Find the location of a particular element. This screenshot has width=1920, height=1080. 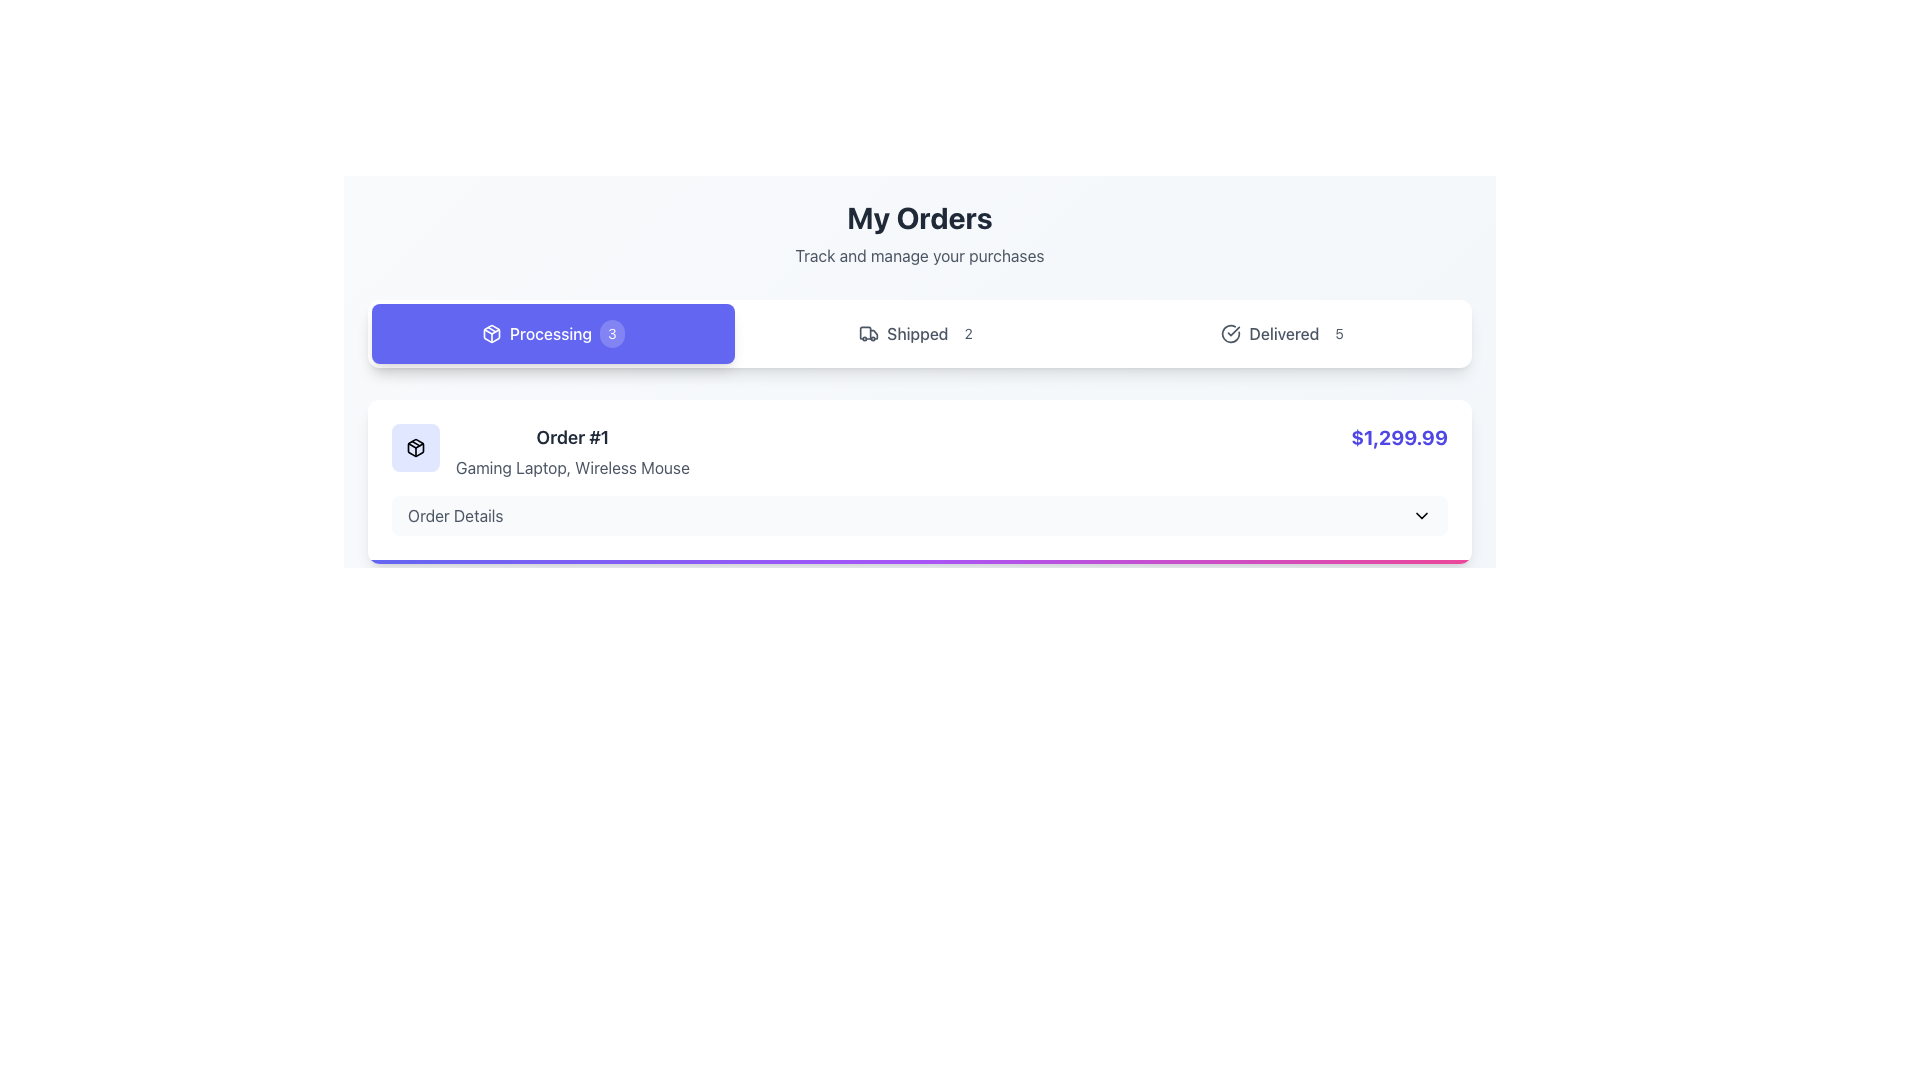

the bold-text heading displaying 'Order #1' which serves as a title for the associated order description is located at coordinates (571, 437).